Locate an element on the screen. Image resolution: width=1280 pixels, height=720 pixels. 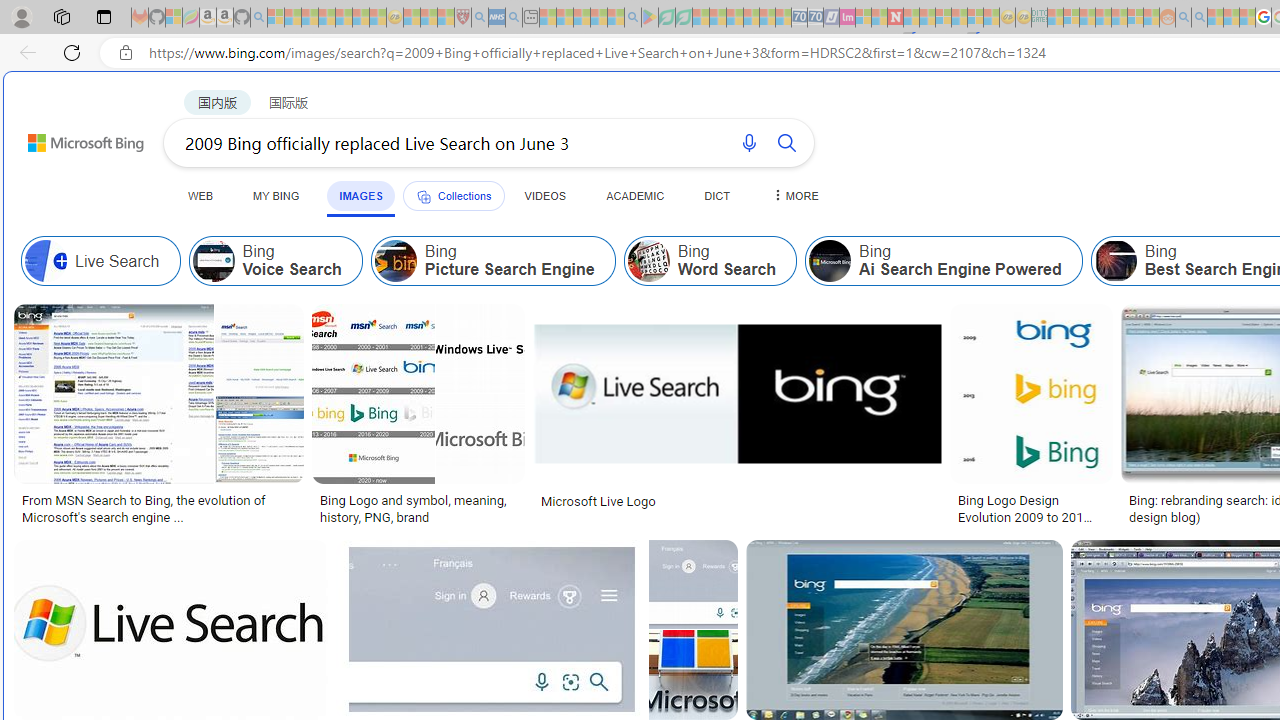
'Microsoft Live LogoSave' is located at coordinates (740, 416).